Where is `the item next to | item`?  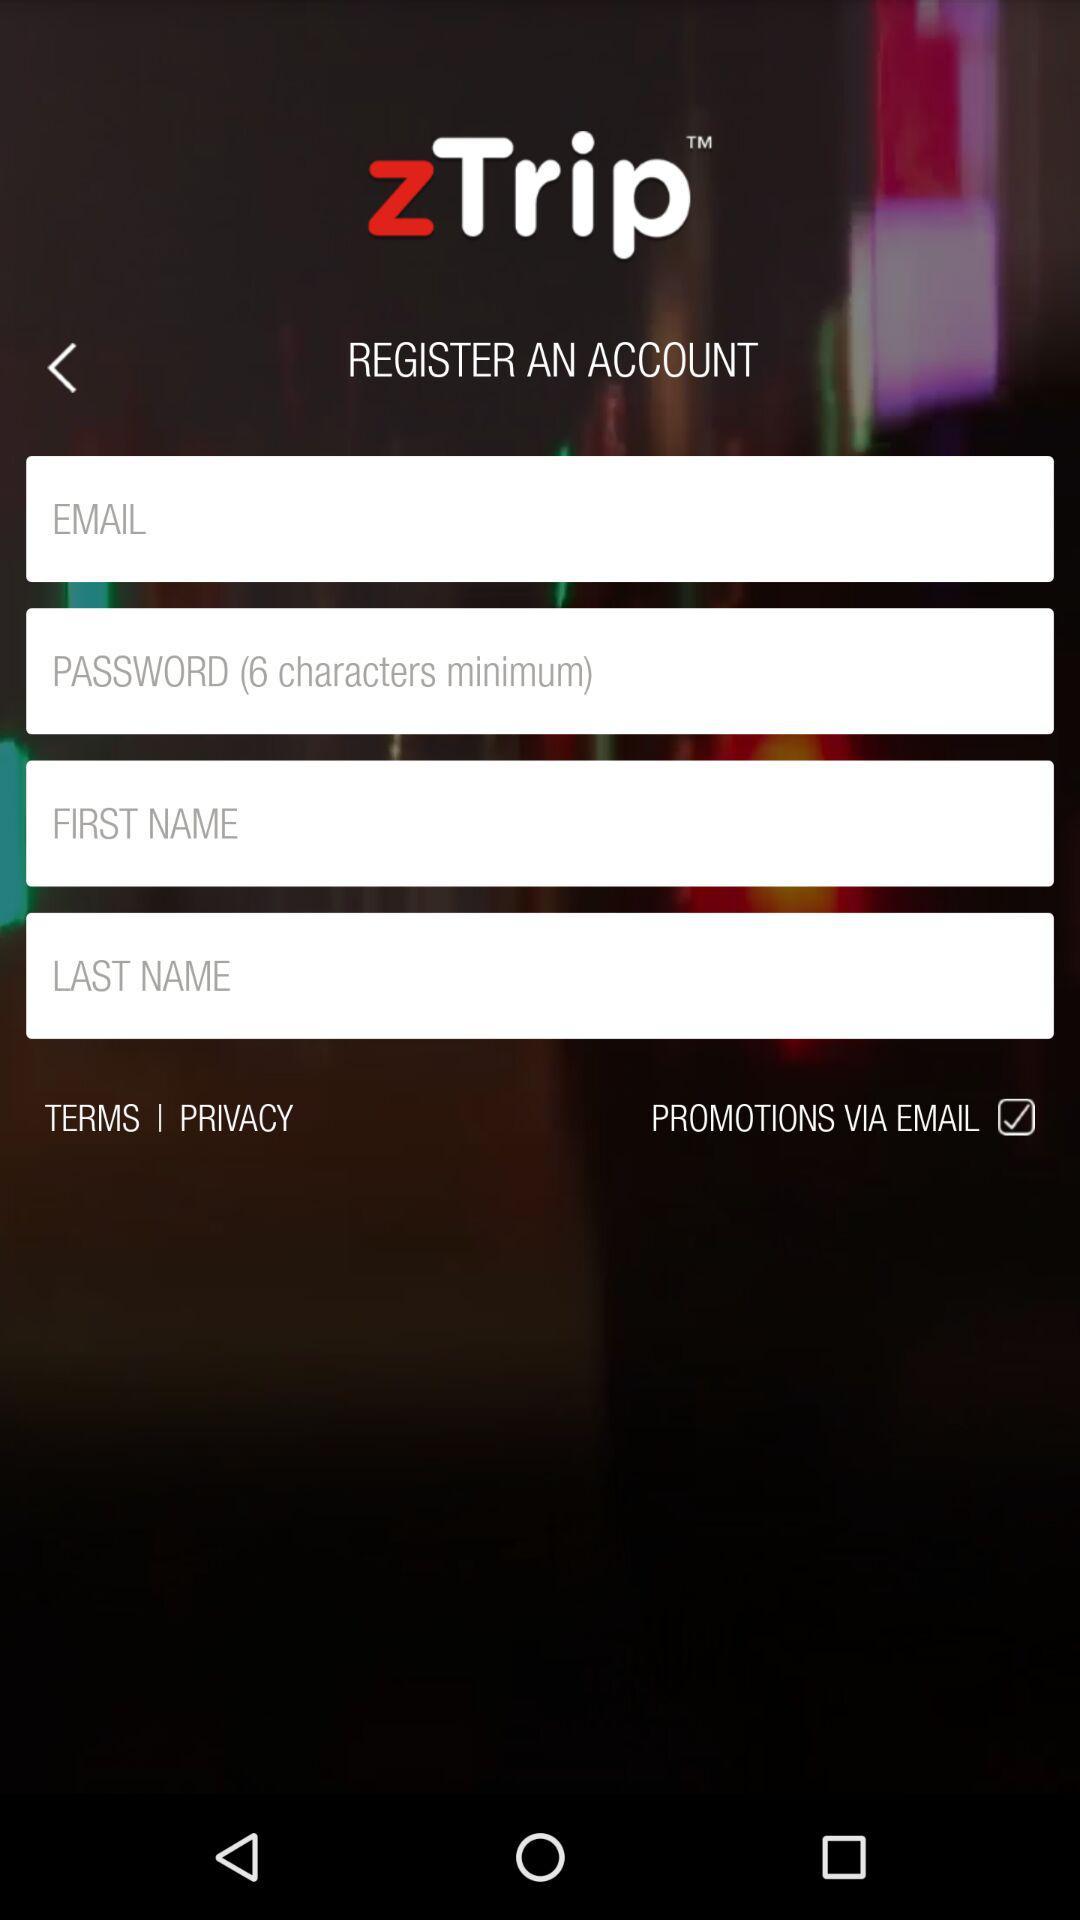
the item next to | item is located at coordinates (92, 1116).